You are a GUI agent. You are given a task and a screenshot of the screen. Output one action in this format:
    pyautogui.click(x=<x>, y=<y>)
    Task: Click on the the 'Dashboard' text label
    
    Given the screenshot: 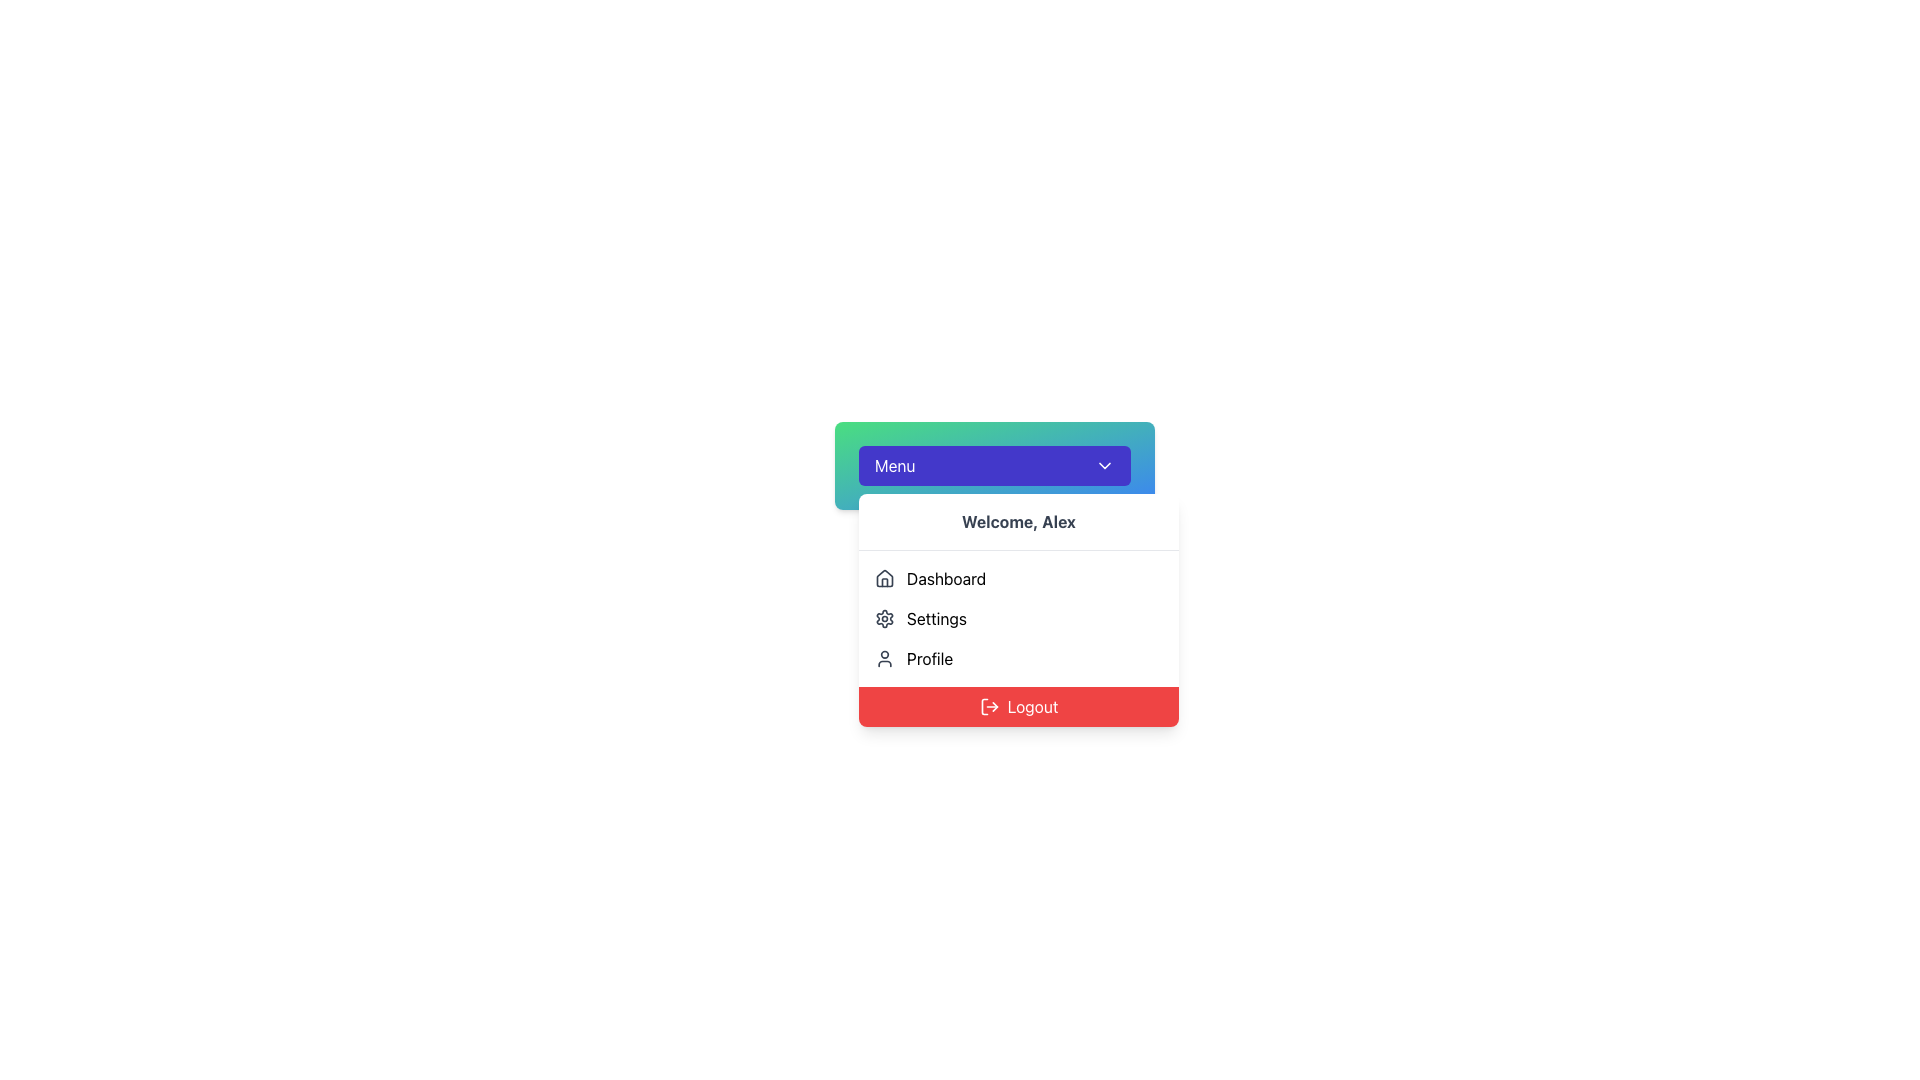 What is the action you would take?
    pyautogui.click(x=945, y=578)
    